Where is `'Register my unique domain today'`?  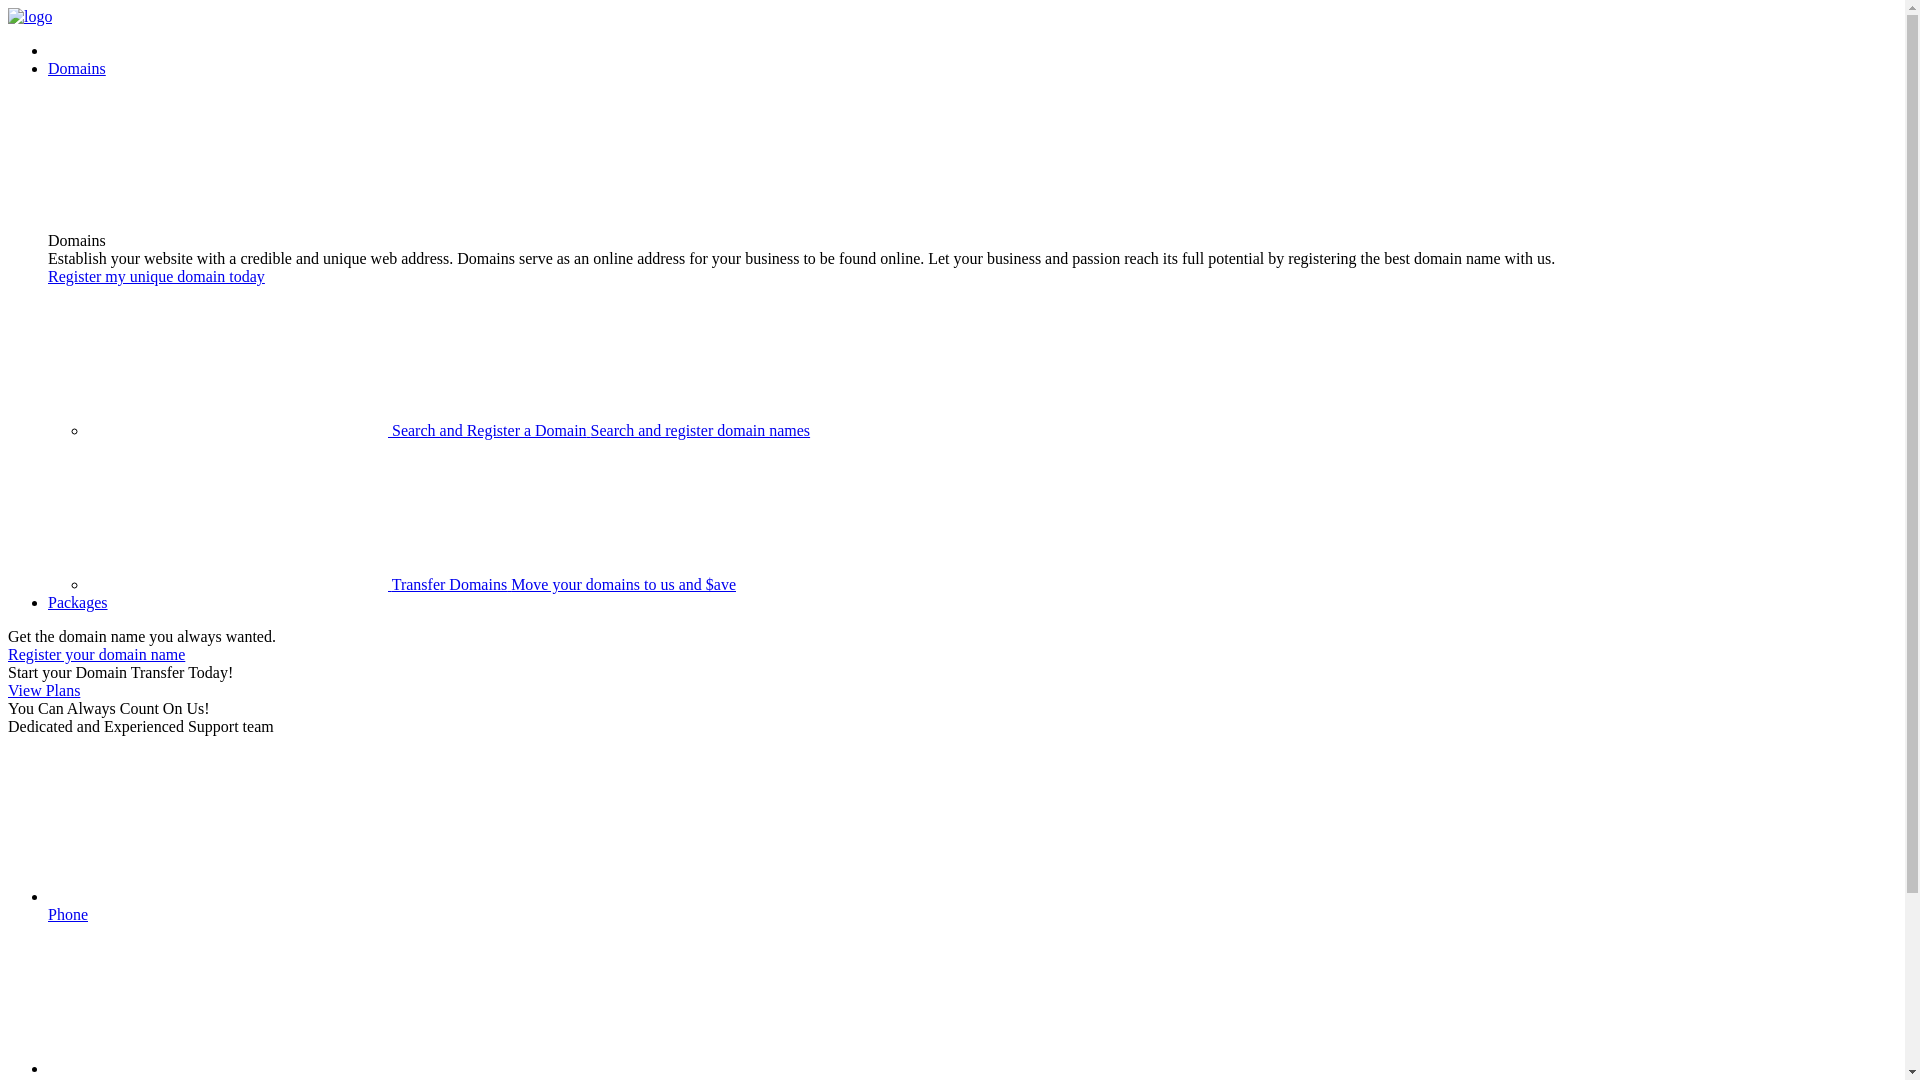
'Register my unique domain today' is located at coordinates (155, 276).